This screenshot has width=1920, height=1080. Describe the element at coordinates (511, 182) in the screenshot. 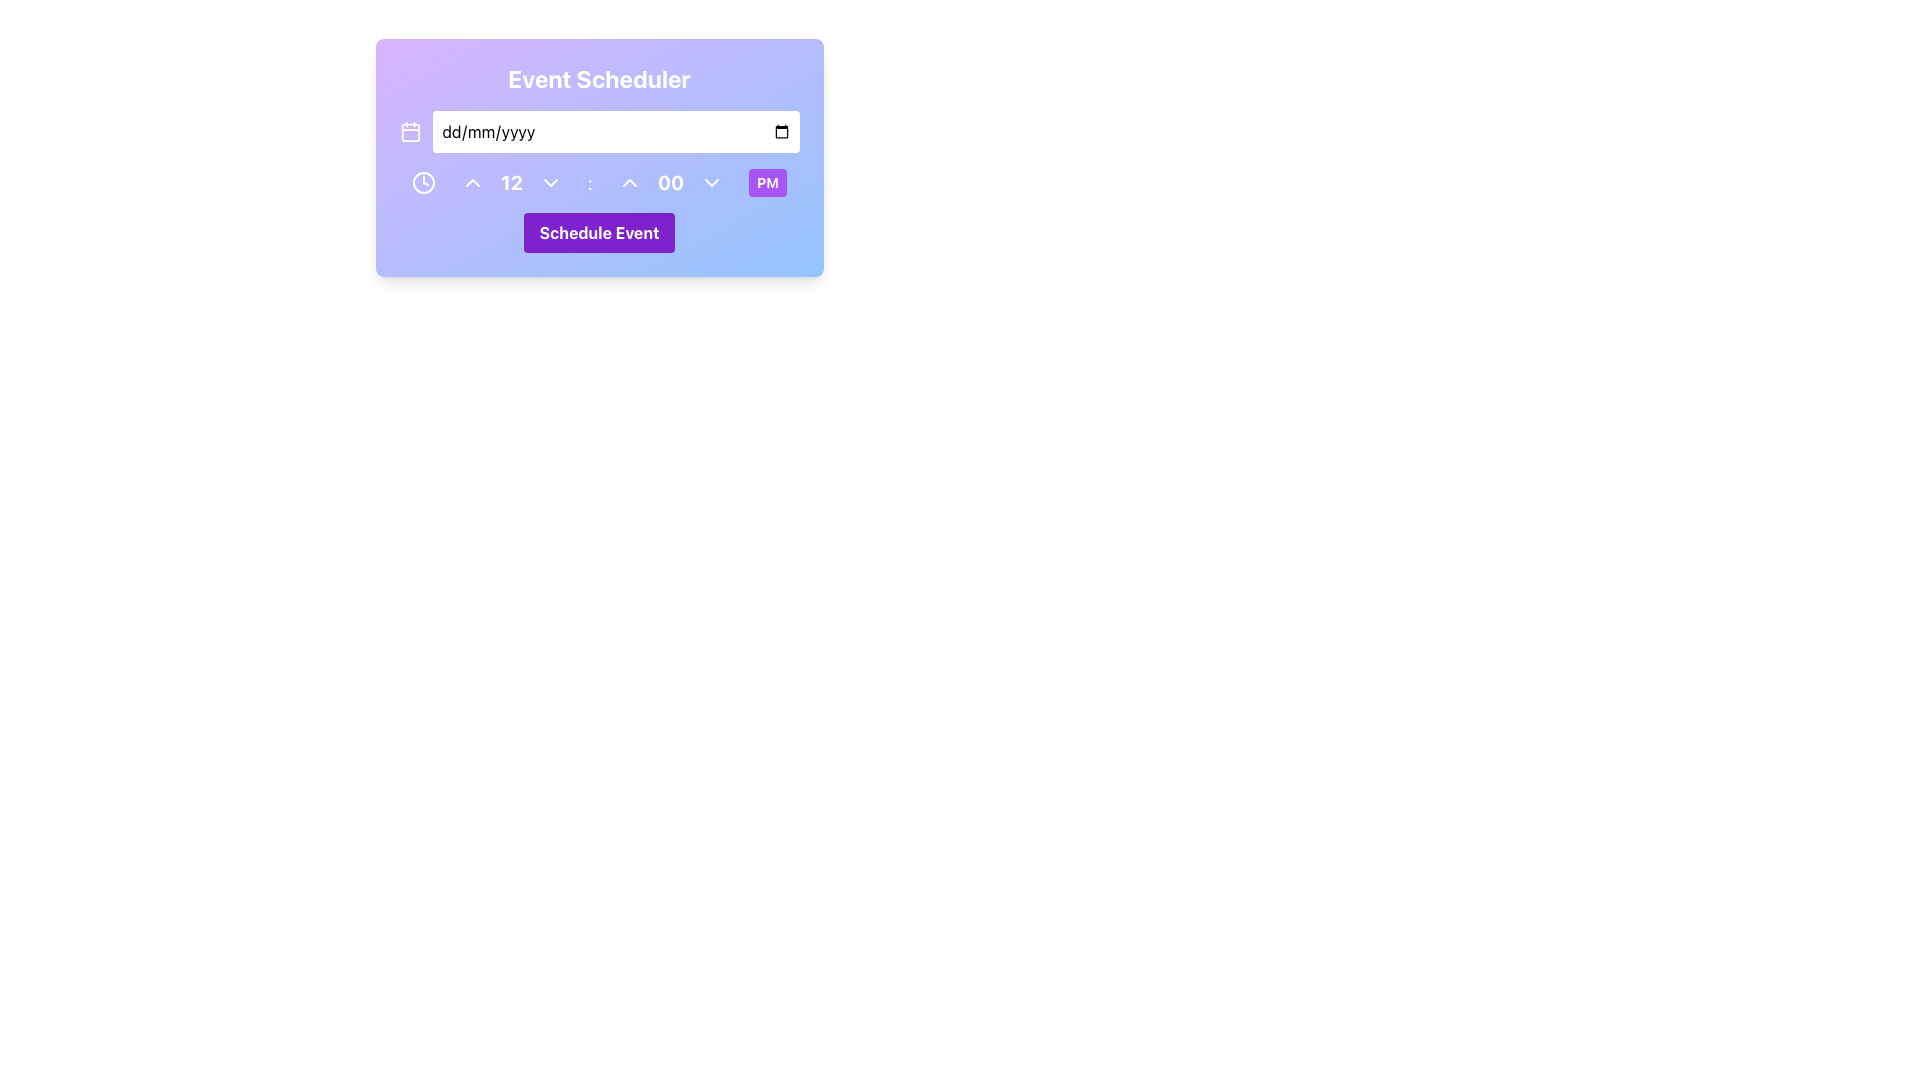

I see `the text label displaying the number '12' which is bold, white, and part of the time-setting controls, located between two arrow buttons` at that location.